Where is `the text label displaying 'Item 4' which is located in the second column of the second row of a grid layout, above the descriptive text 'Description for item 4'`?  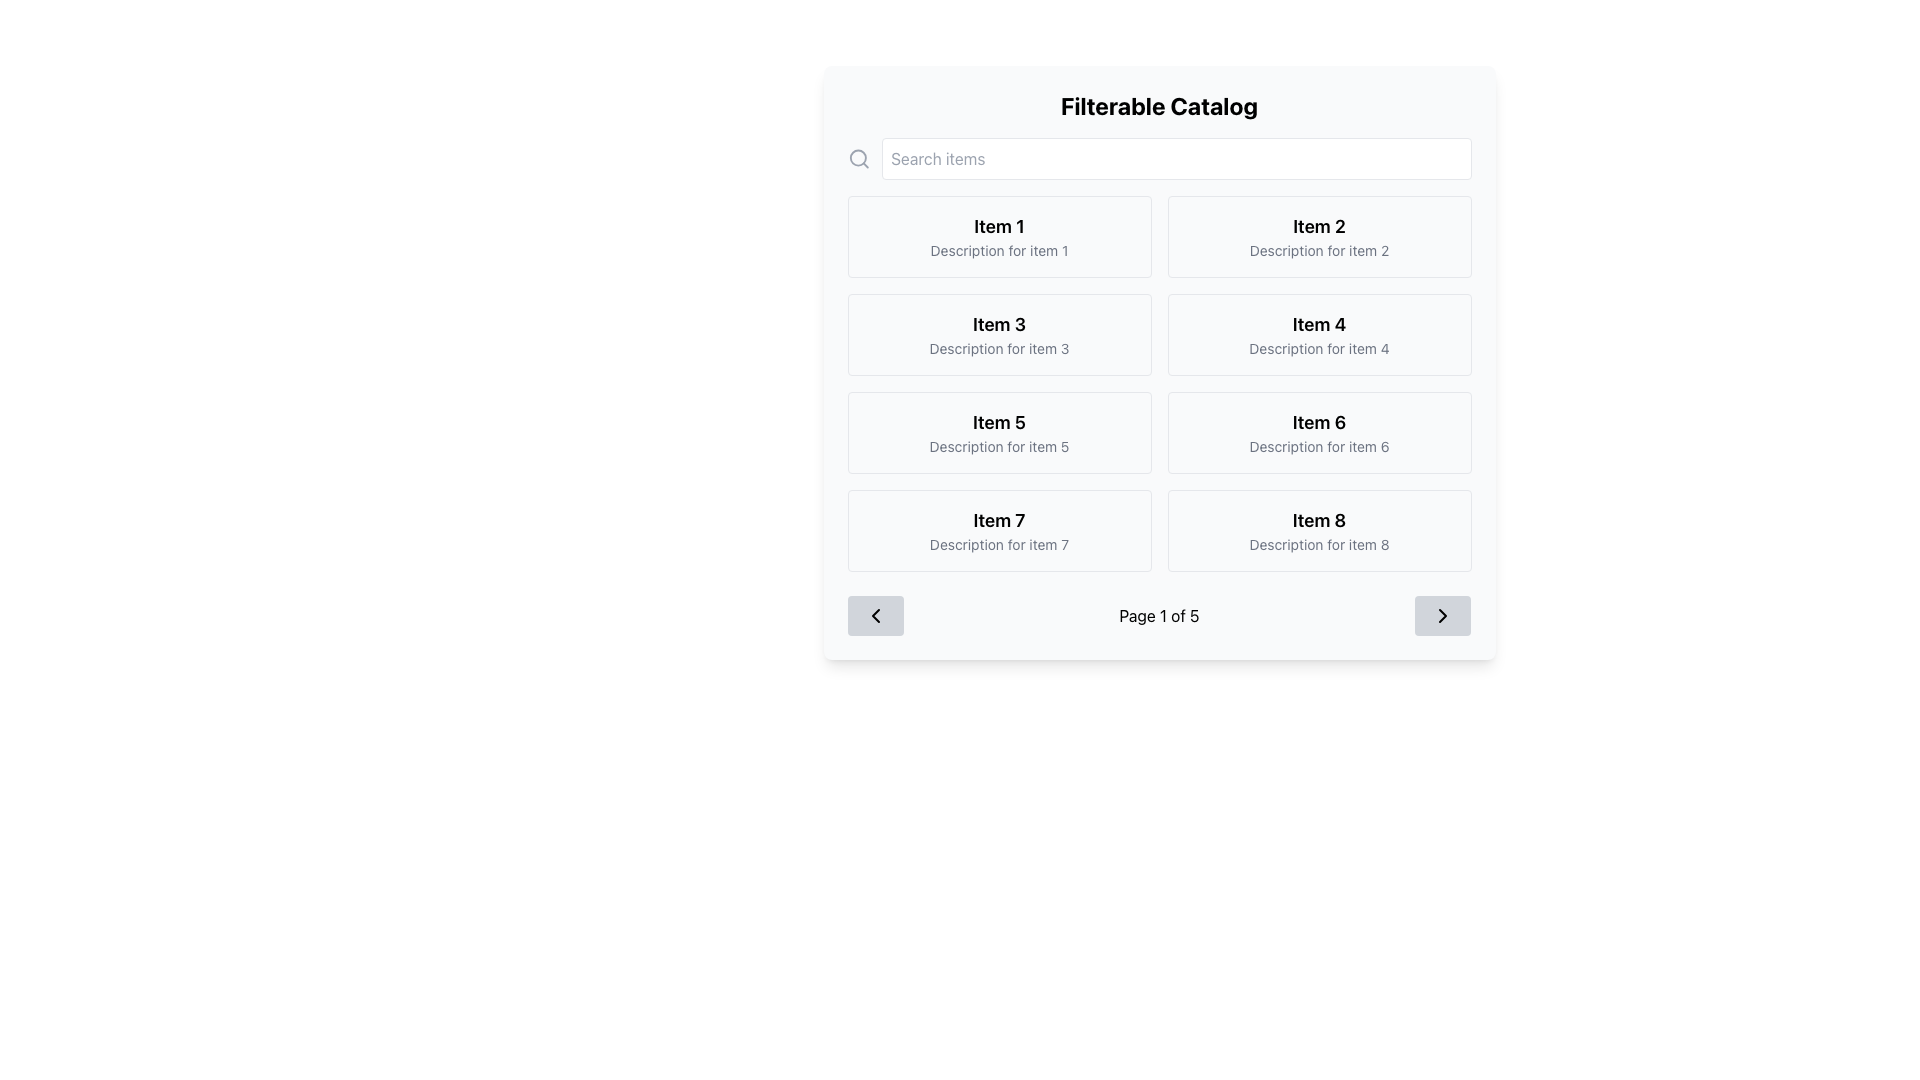
the text label displaying 'Item 4' which is located in the second column of the second row of a grid layout, above the descriptive text 'Description for item 4' is located at coordinates (1319, 323).